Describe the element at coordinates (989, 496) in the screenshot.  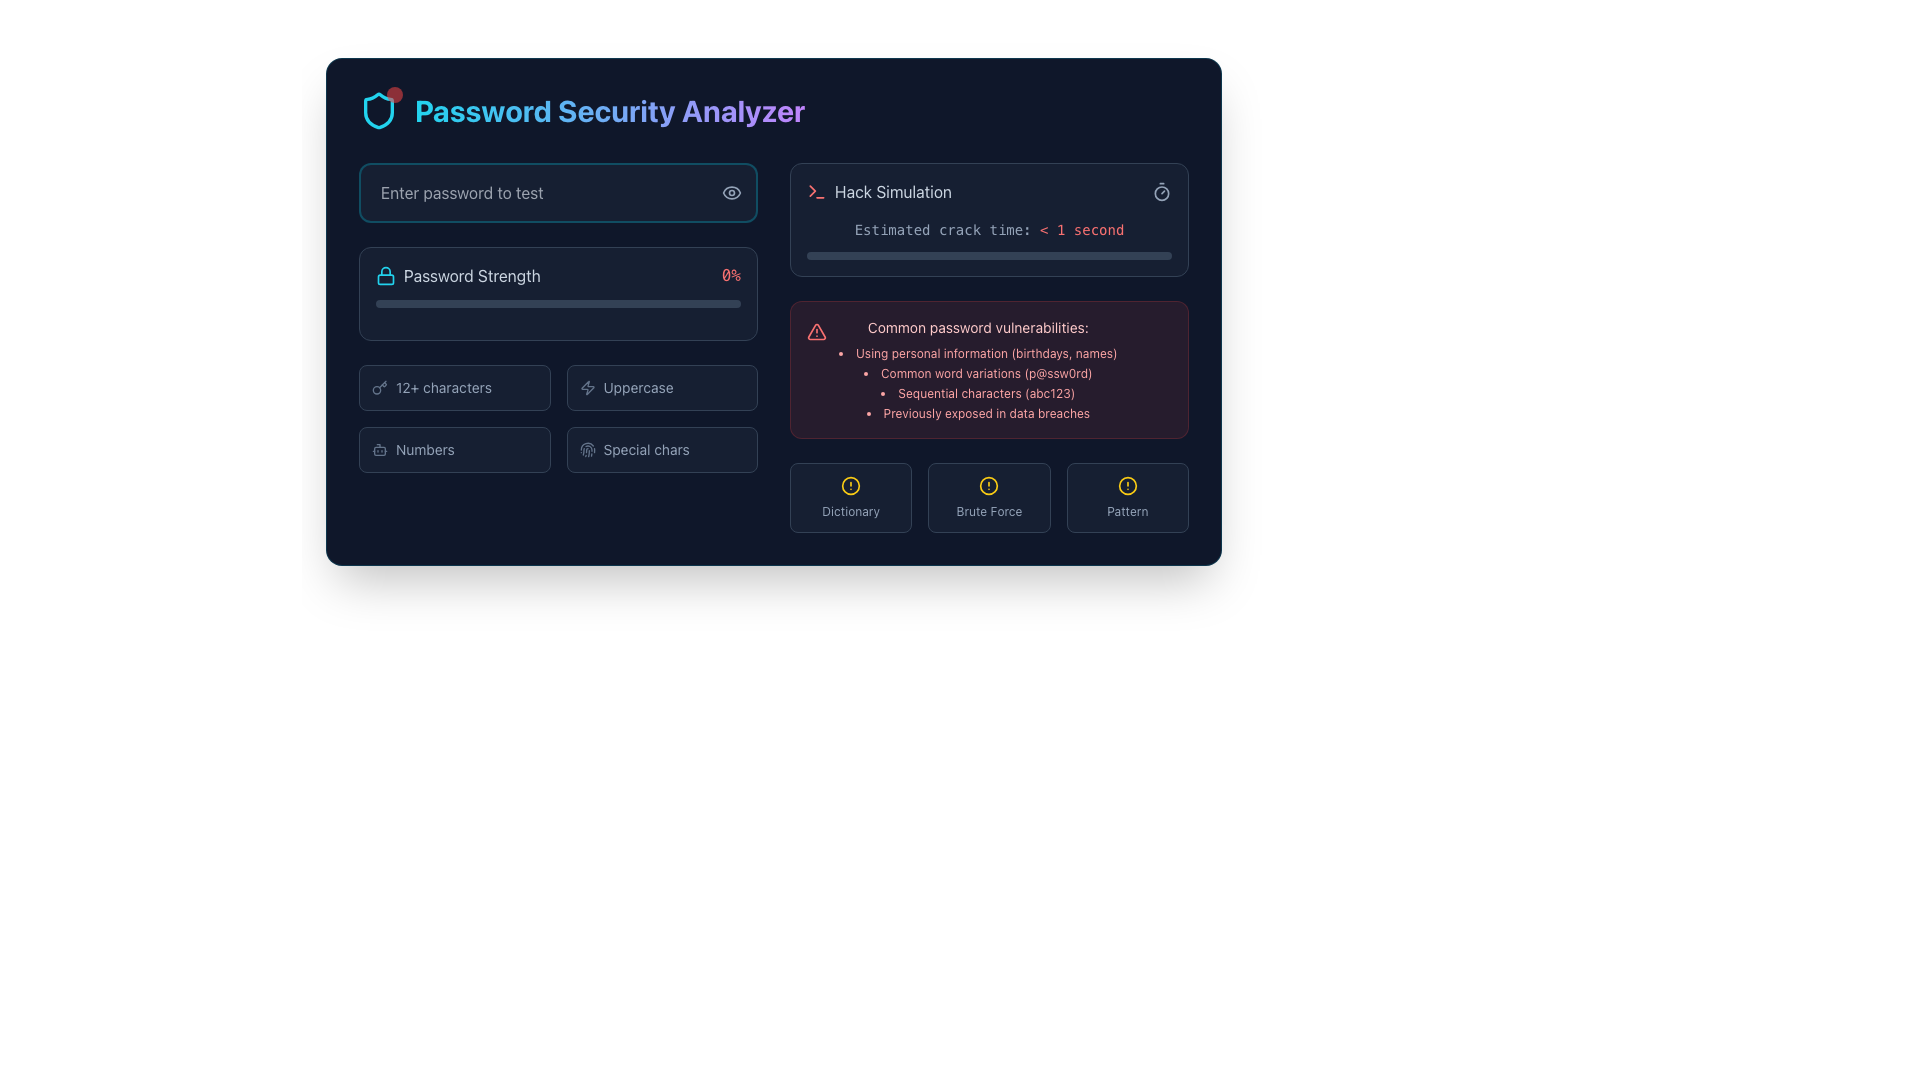
I see `the Horizontal option selector for password security categories located at the lower part of the interface by clicking on it for more information` at that location.